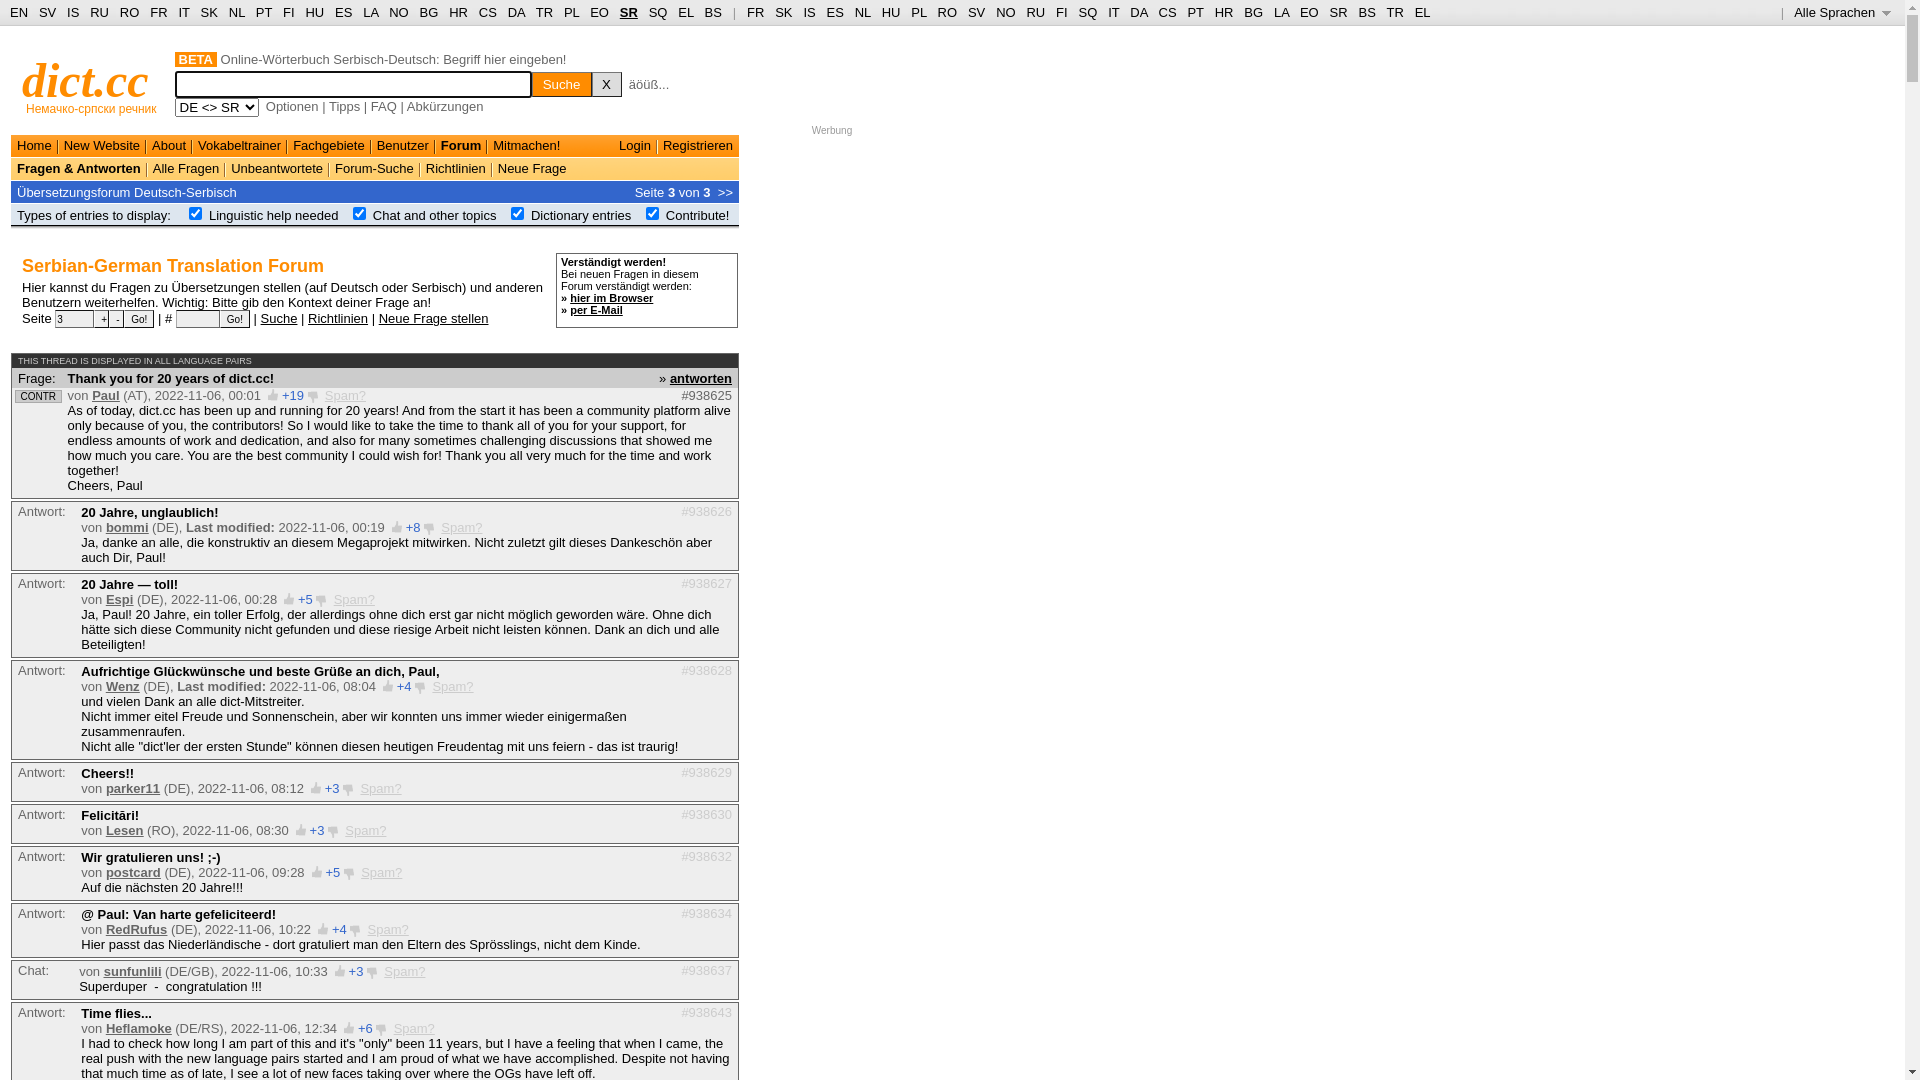 This screenshot has height=1080, width=1920. I want to click on 'Neue Frage', so click(532, 167).